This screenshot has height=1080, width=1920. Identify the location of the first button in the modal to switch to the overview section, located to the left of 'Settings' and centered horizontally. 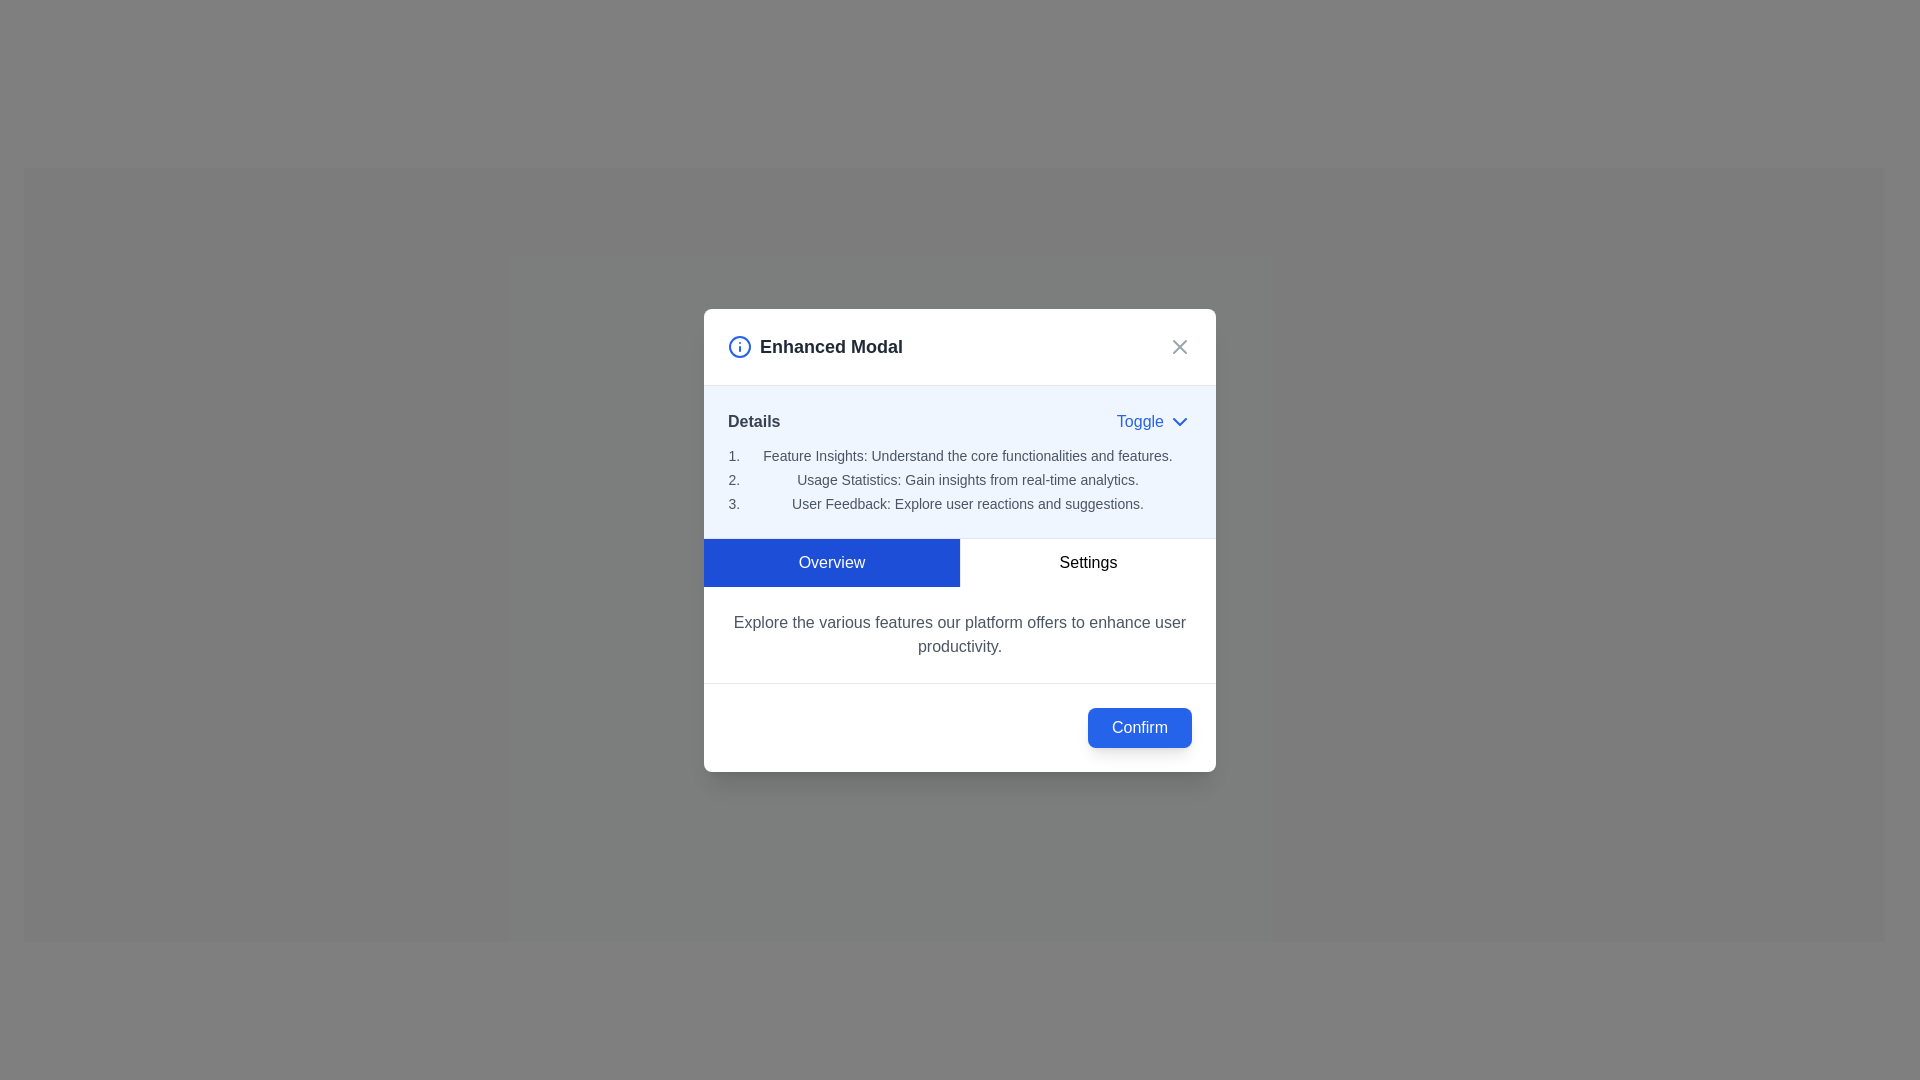
(831, 562).